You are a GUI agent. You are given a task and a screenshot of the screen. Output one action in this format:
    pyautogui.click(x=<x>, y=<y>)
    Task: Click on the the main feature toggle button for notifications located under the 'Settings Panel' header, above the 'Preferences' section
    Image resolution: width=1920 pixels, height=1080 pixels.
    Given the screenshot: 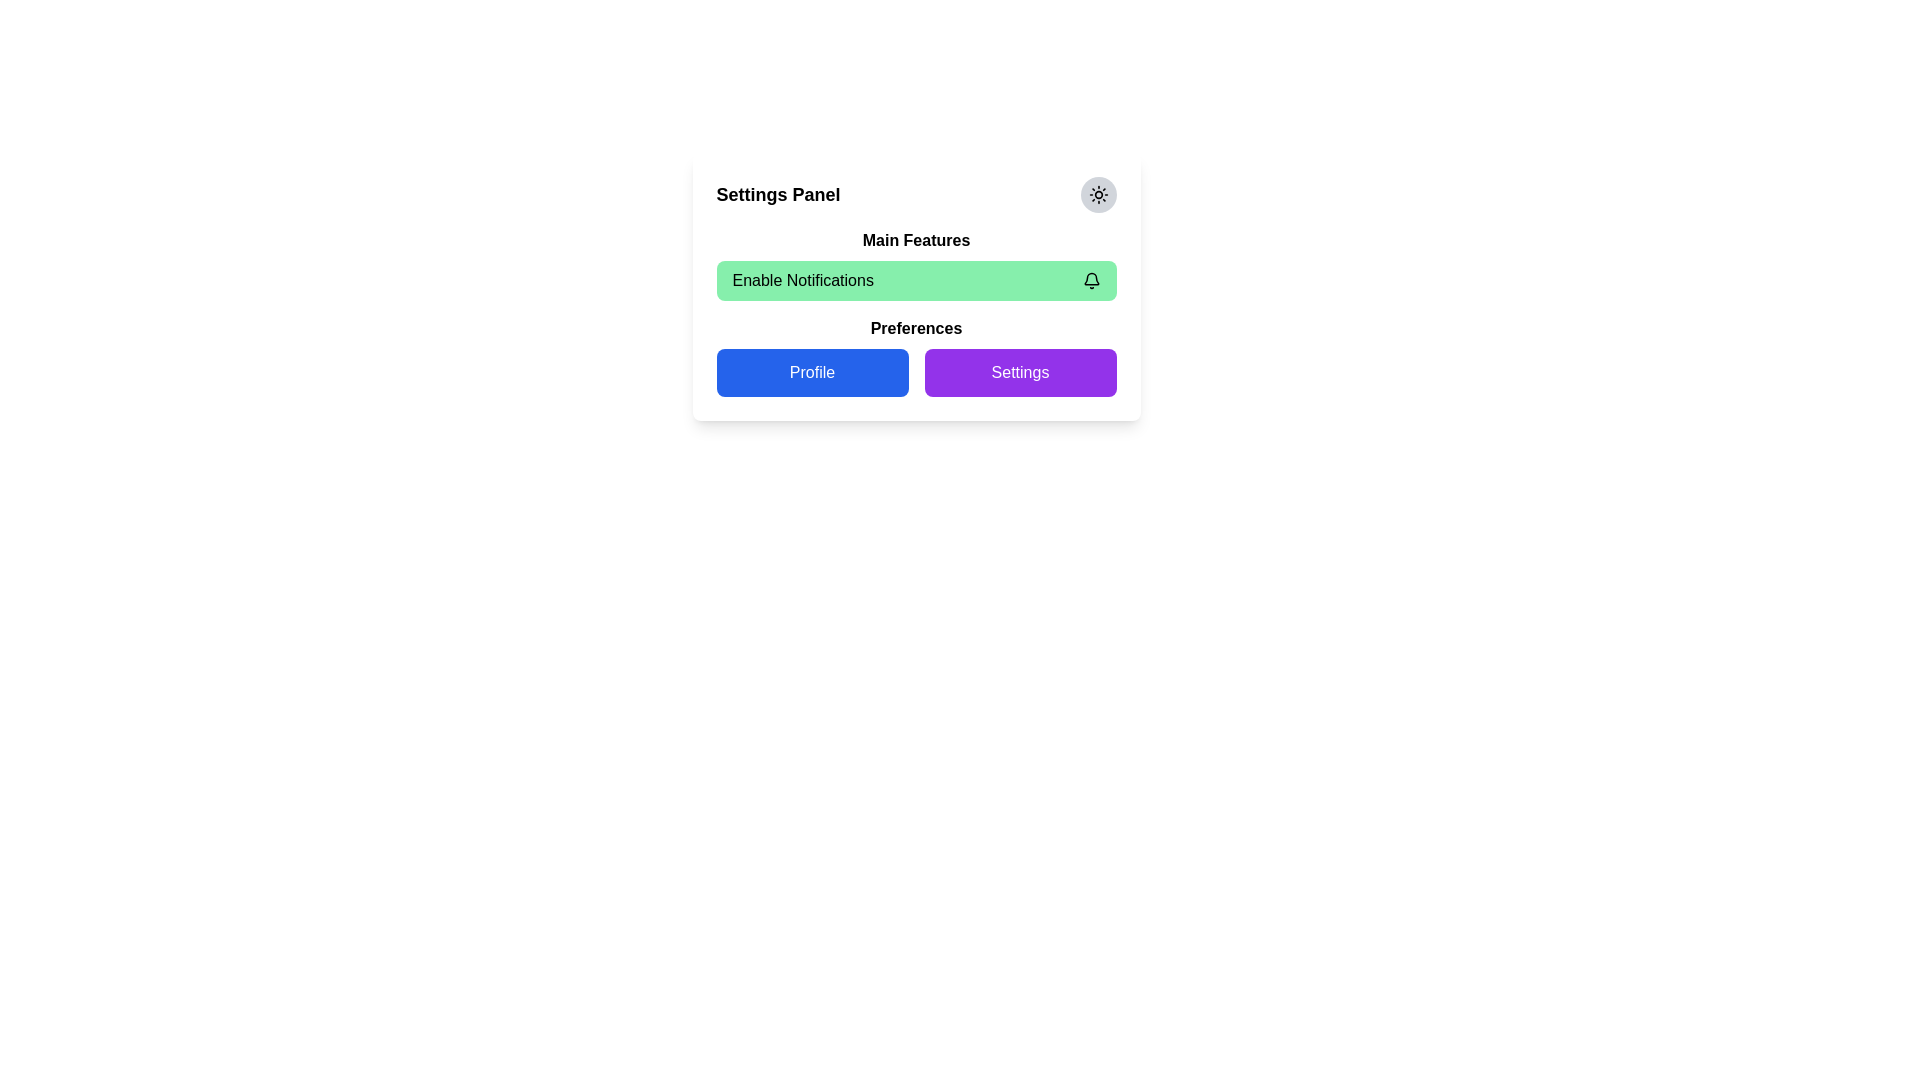 What is the action you would take?
    pyautogui.click(x=915, y=264)
    